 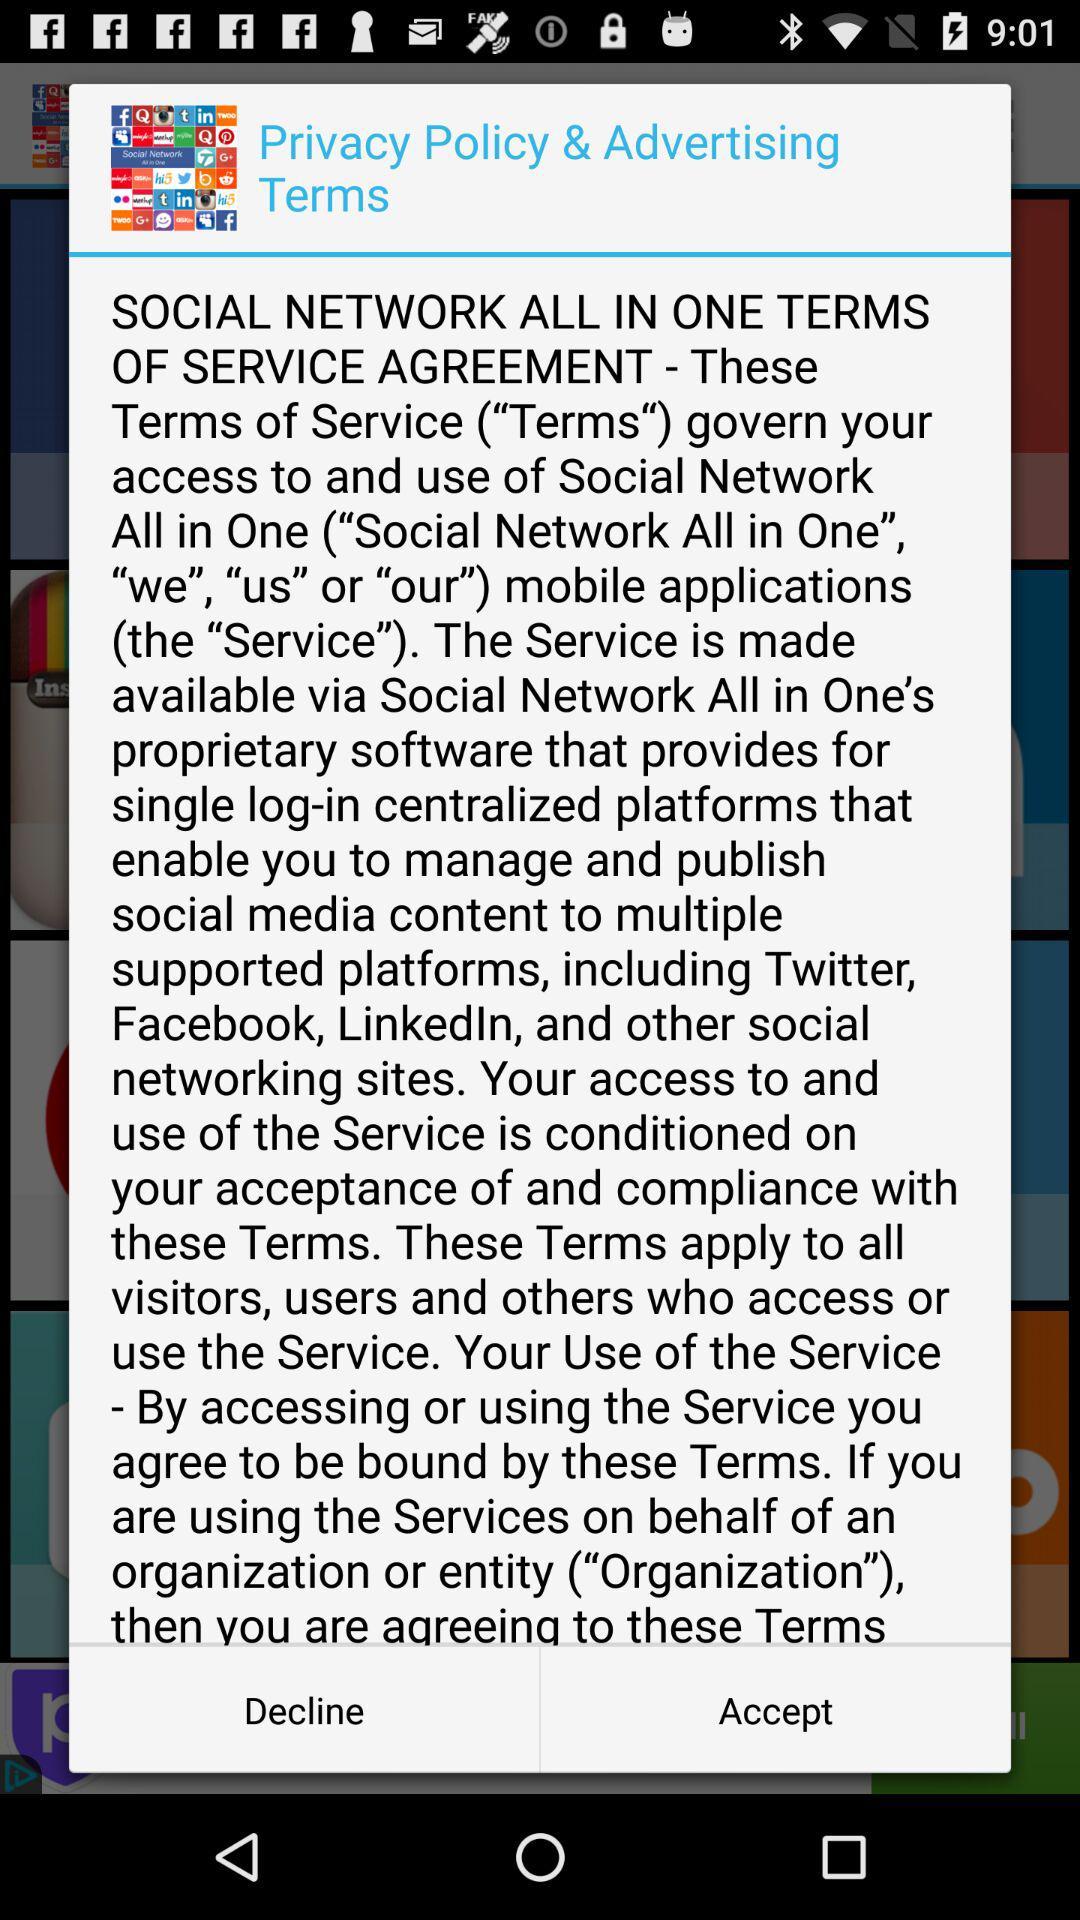 I want to click on accept button, so click(x=774, y=1708).